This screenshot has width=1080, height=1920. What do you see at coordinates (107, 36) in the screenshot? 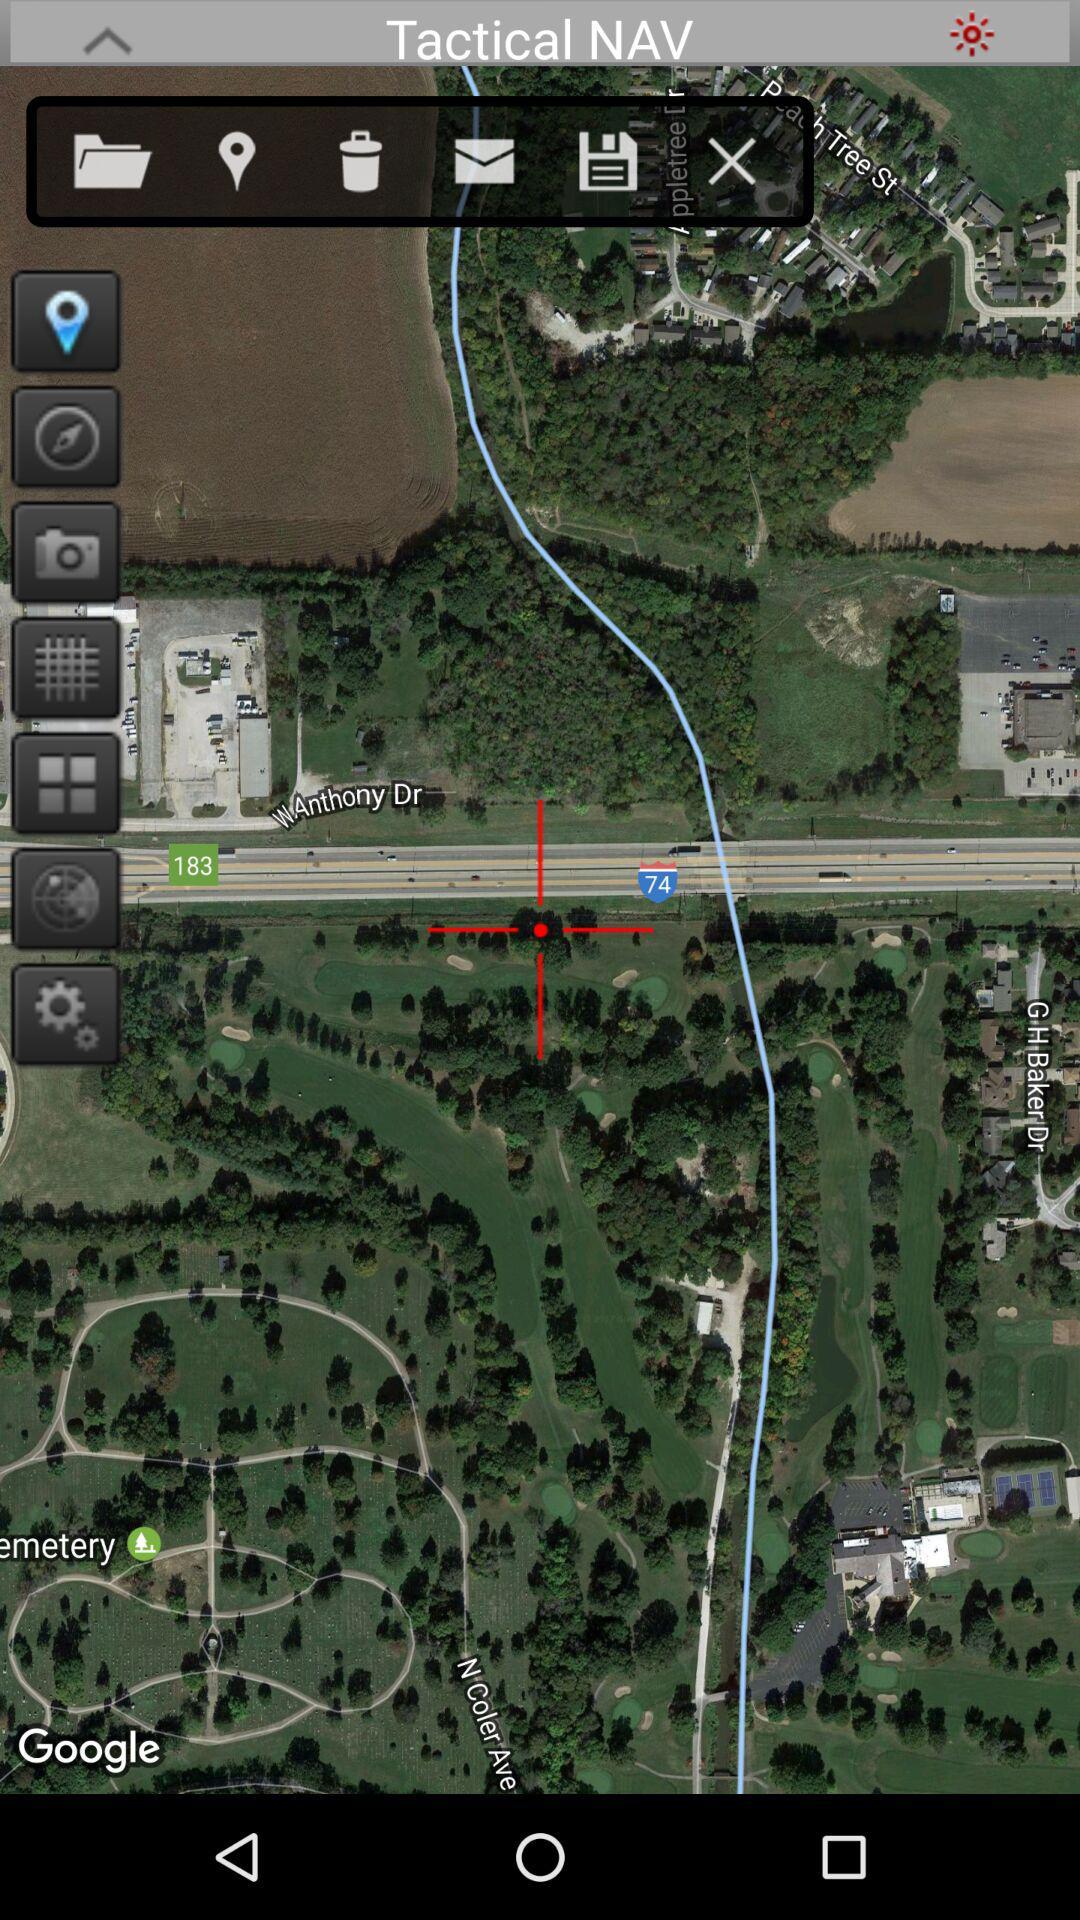
I see `the font icon` at bounding box center [107, 36].